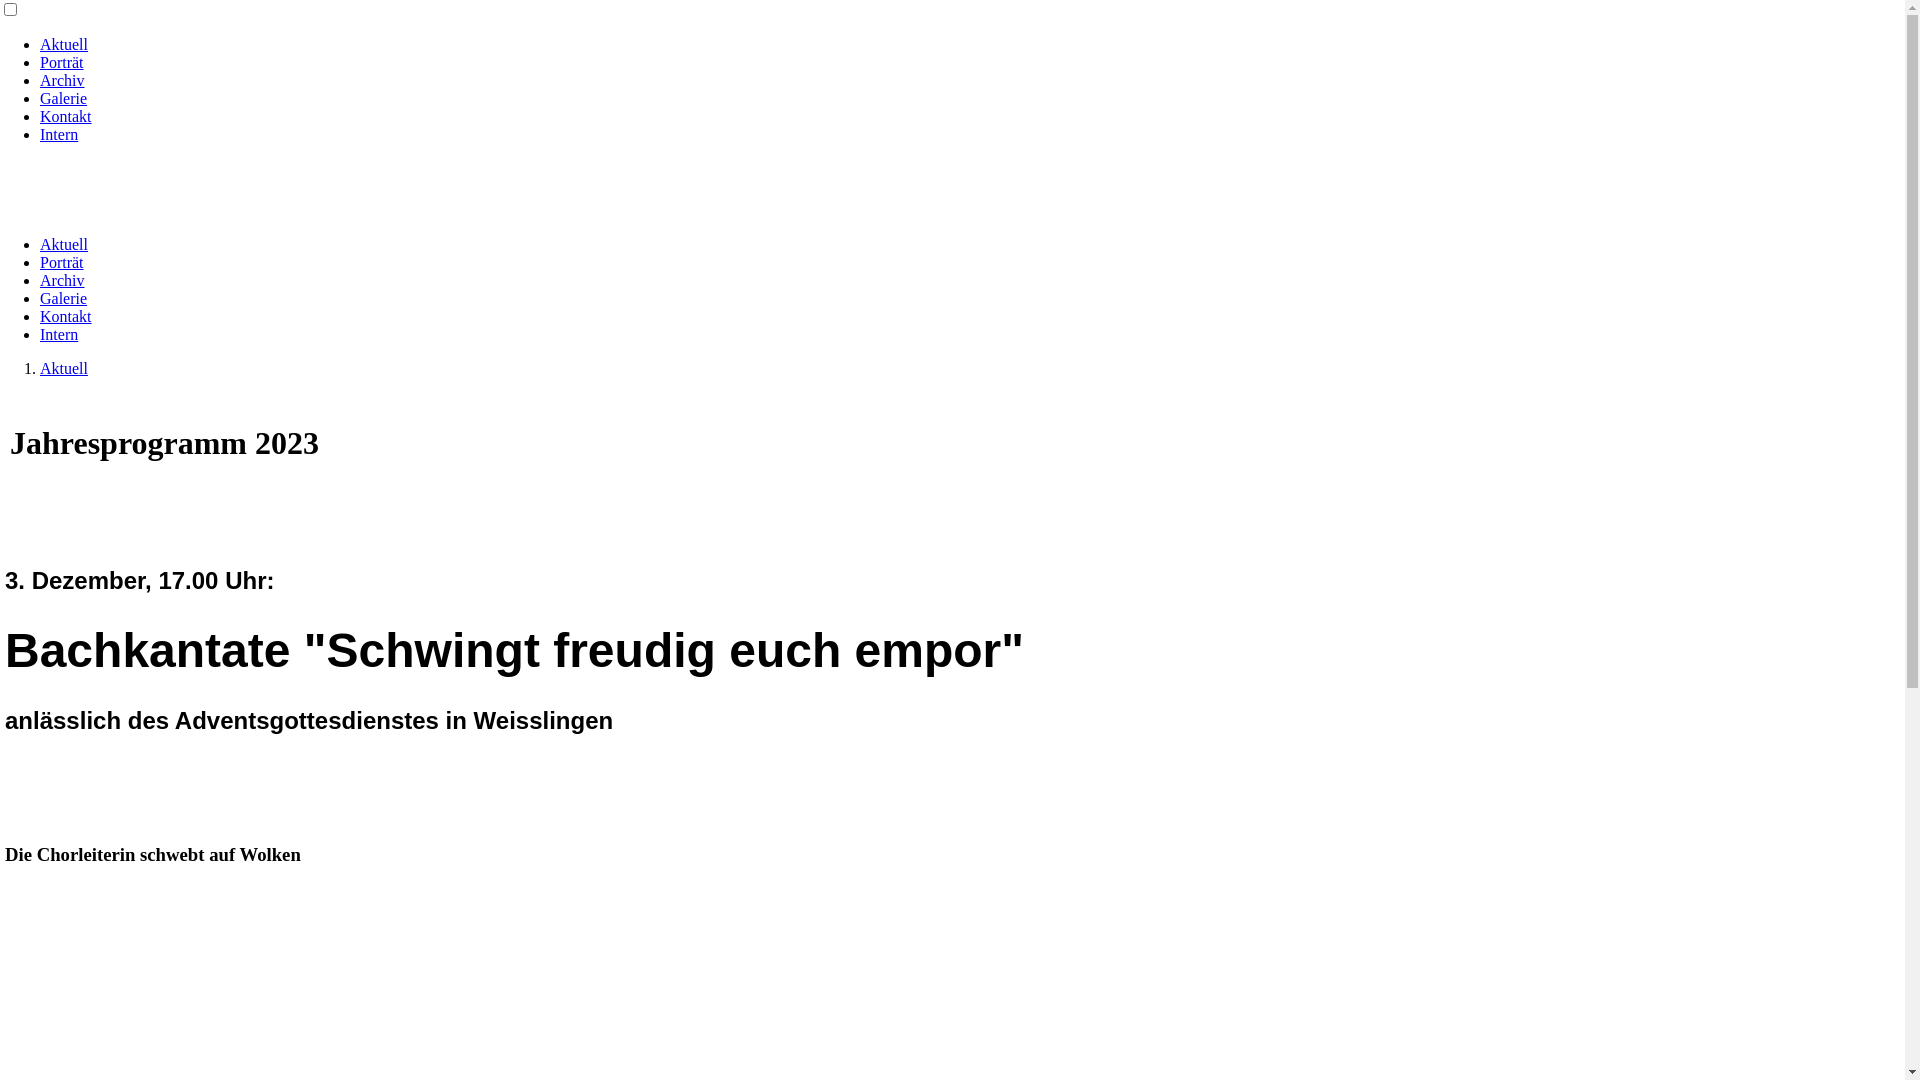 This screenshot has height=1080, width=1920. Describe the element at coordinates (39, 243) in the screenshot. I see `'Aktuell'` at that location.